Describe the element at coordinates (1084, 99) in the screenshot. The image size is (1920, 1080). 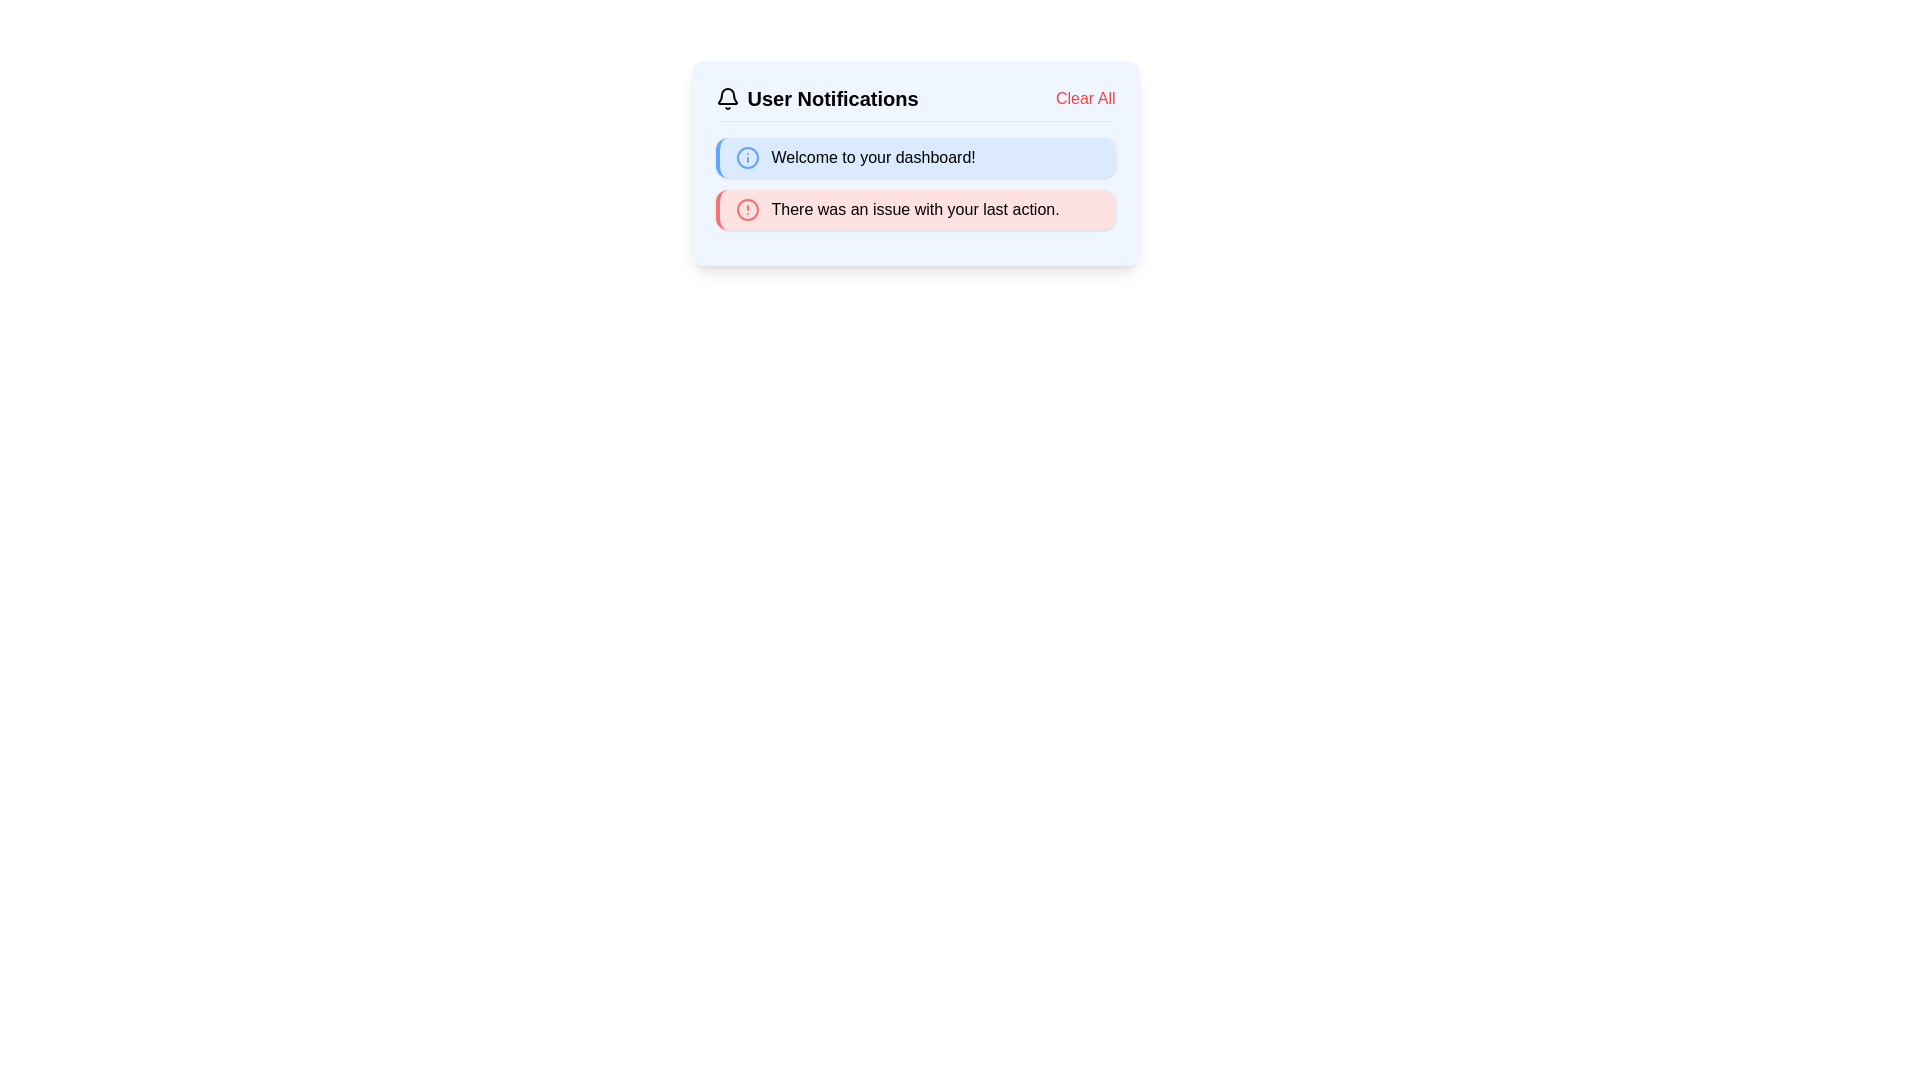
I see `the 'Clear All' button, which is styled in bold, red font and located in the top-right corner of the user notifications panel` at that location.